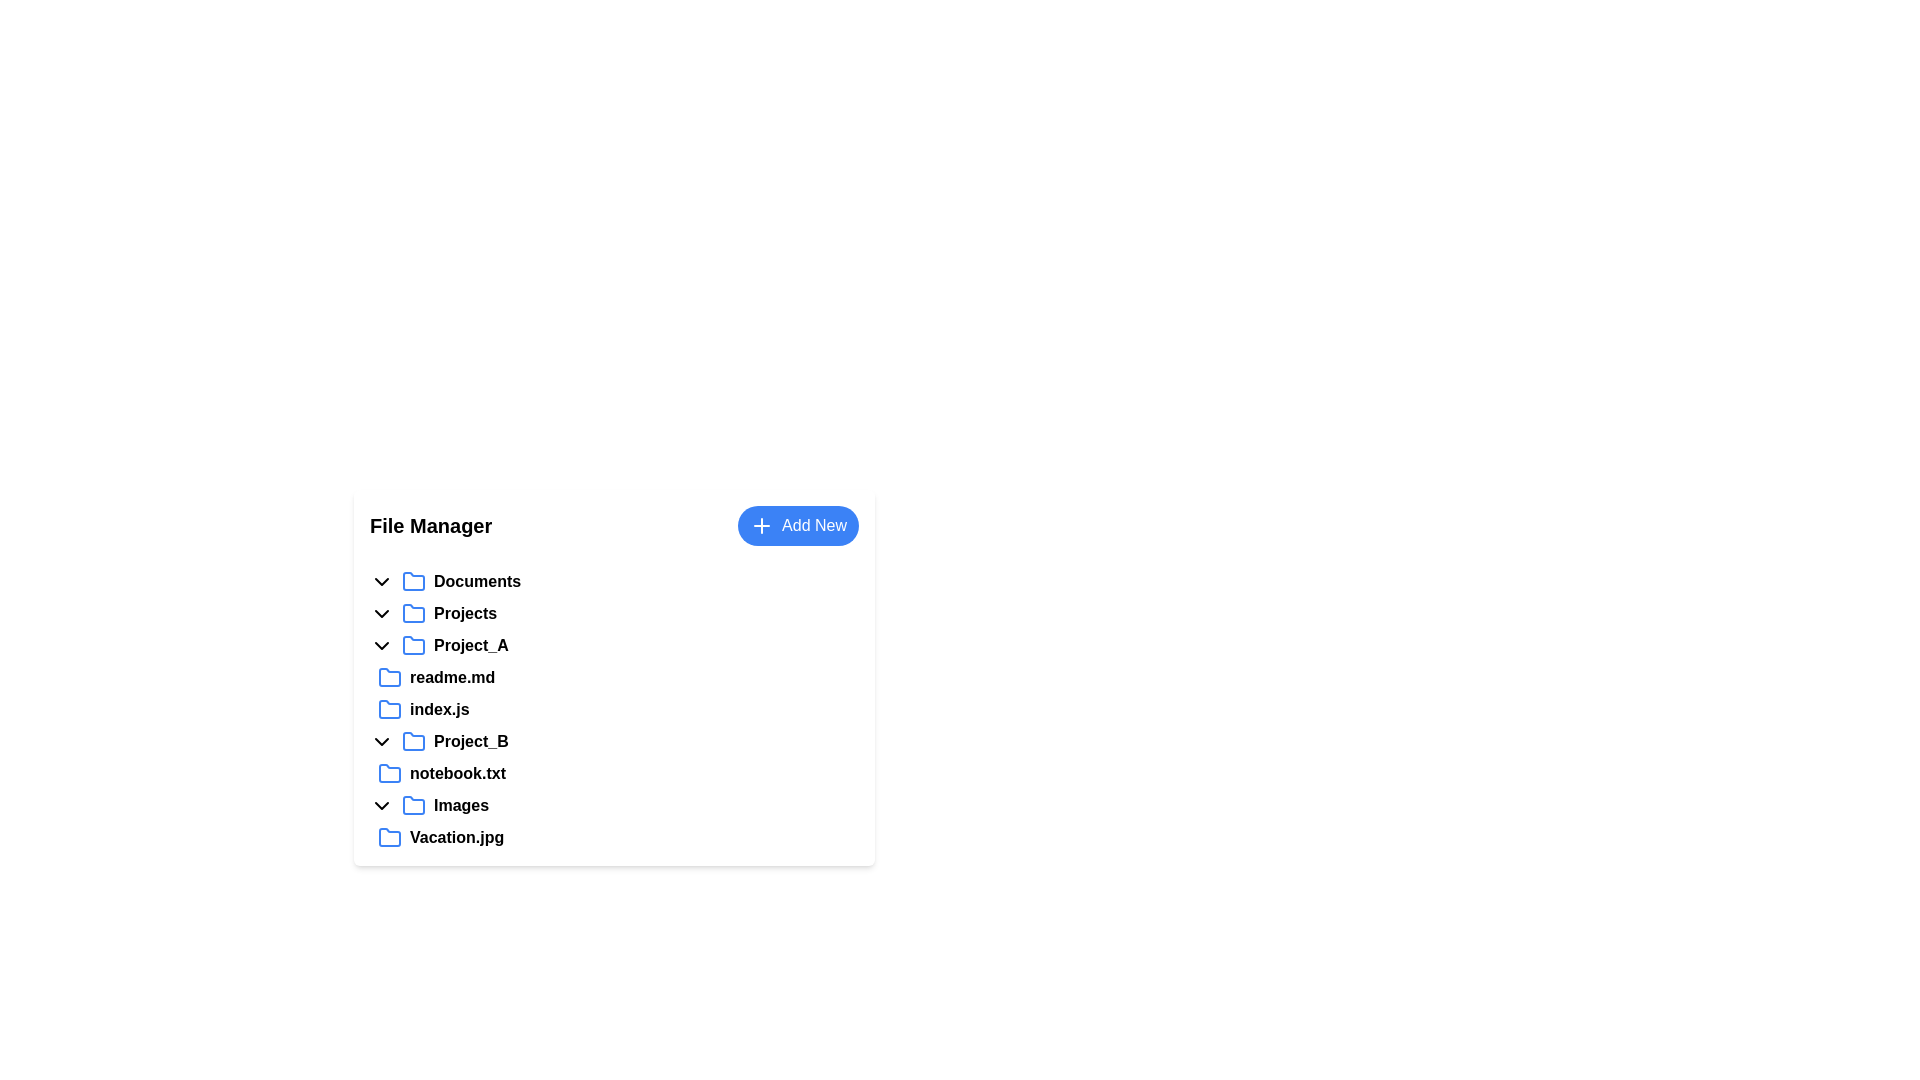  What do you see at coordinates (613, 708) in the screenshot?
I see `the hierarchical list element in the File Manager interface` at bounding box center [613, 708].